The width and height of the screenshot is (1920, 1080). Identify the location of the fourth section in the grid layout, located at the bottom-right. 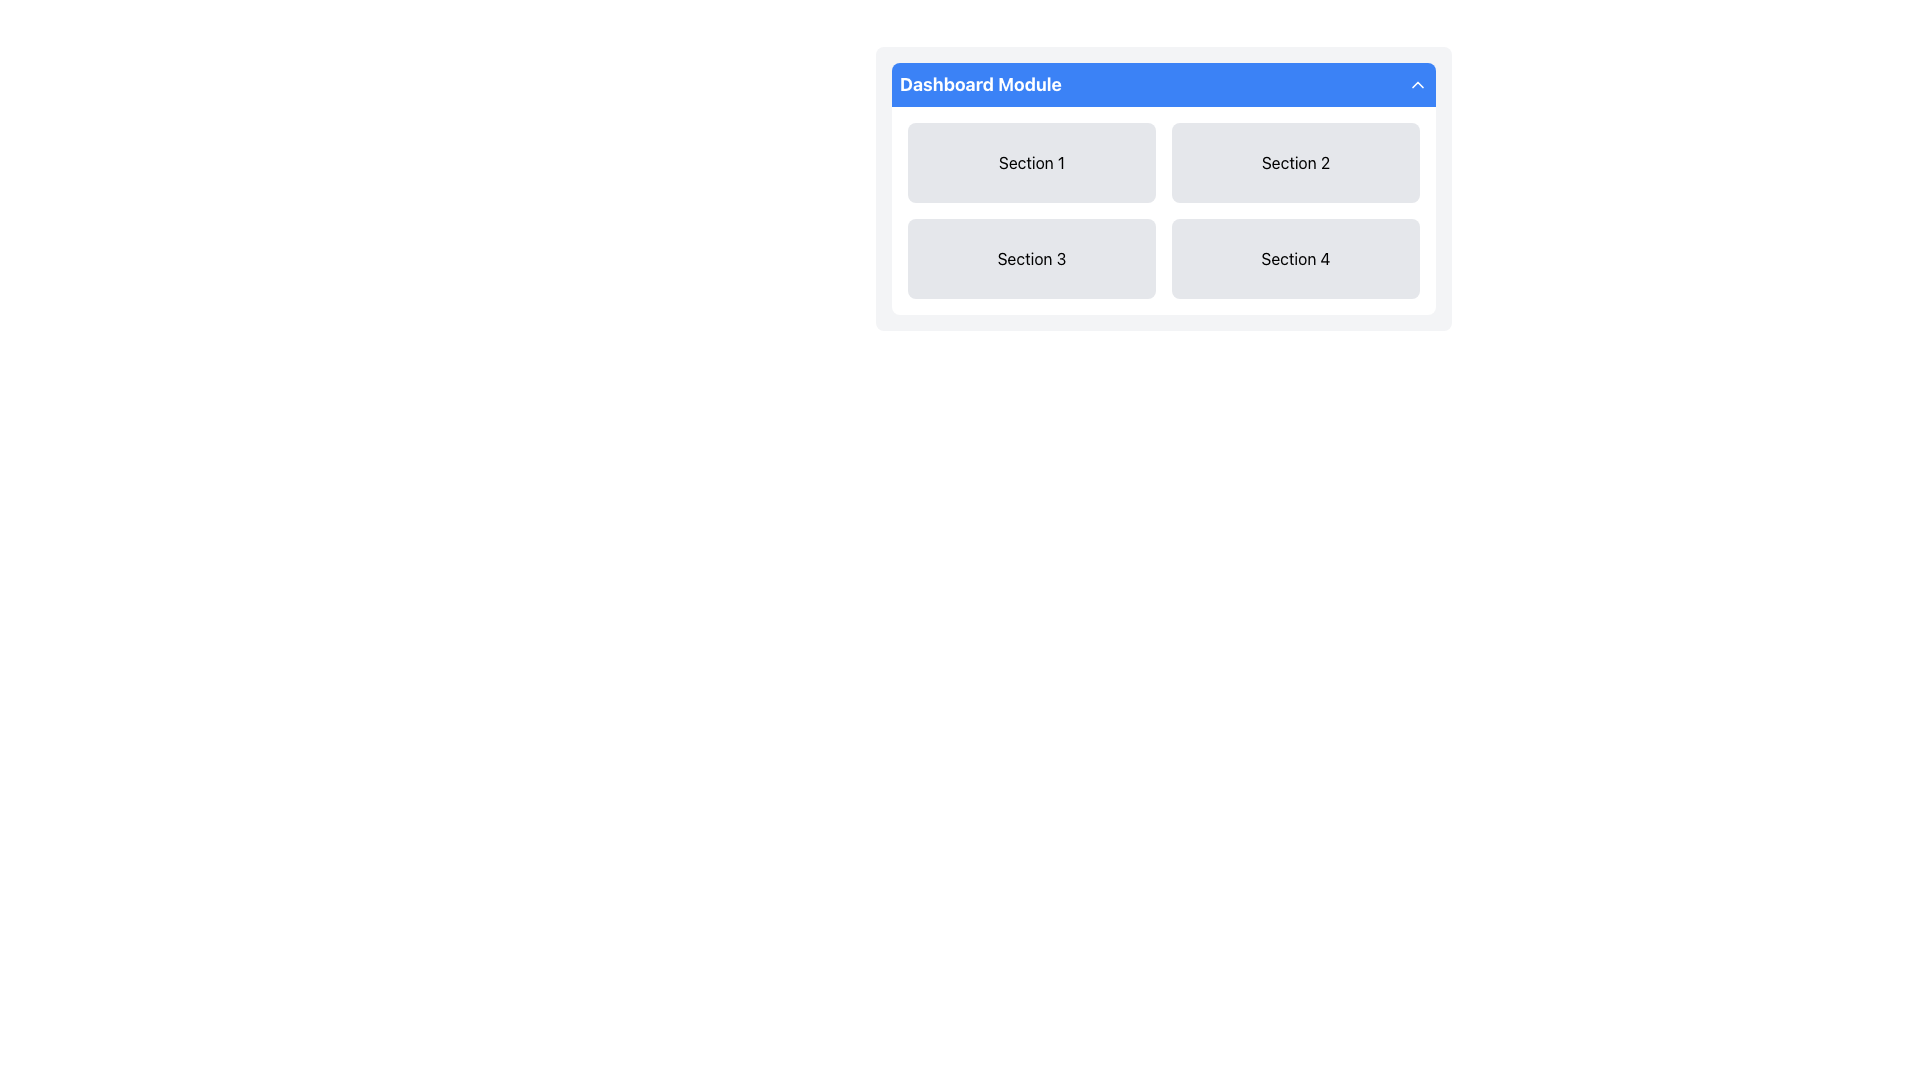
(1296, 257).